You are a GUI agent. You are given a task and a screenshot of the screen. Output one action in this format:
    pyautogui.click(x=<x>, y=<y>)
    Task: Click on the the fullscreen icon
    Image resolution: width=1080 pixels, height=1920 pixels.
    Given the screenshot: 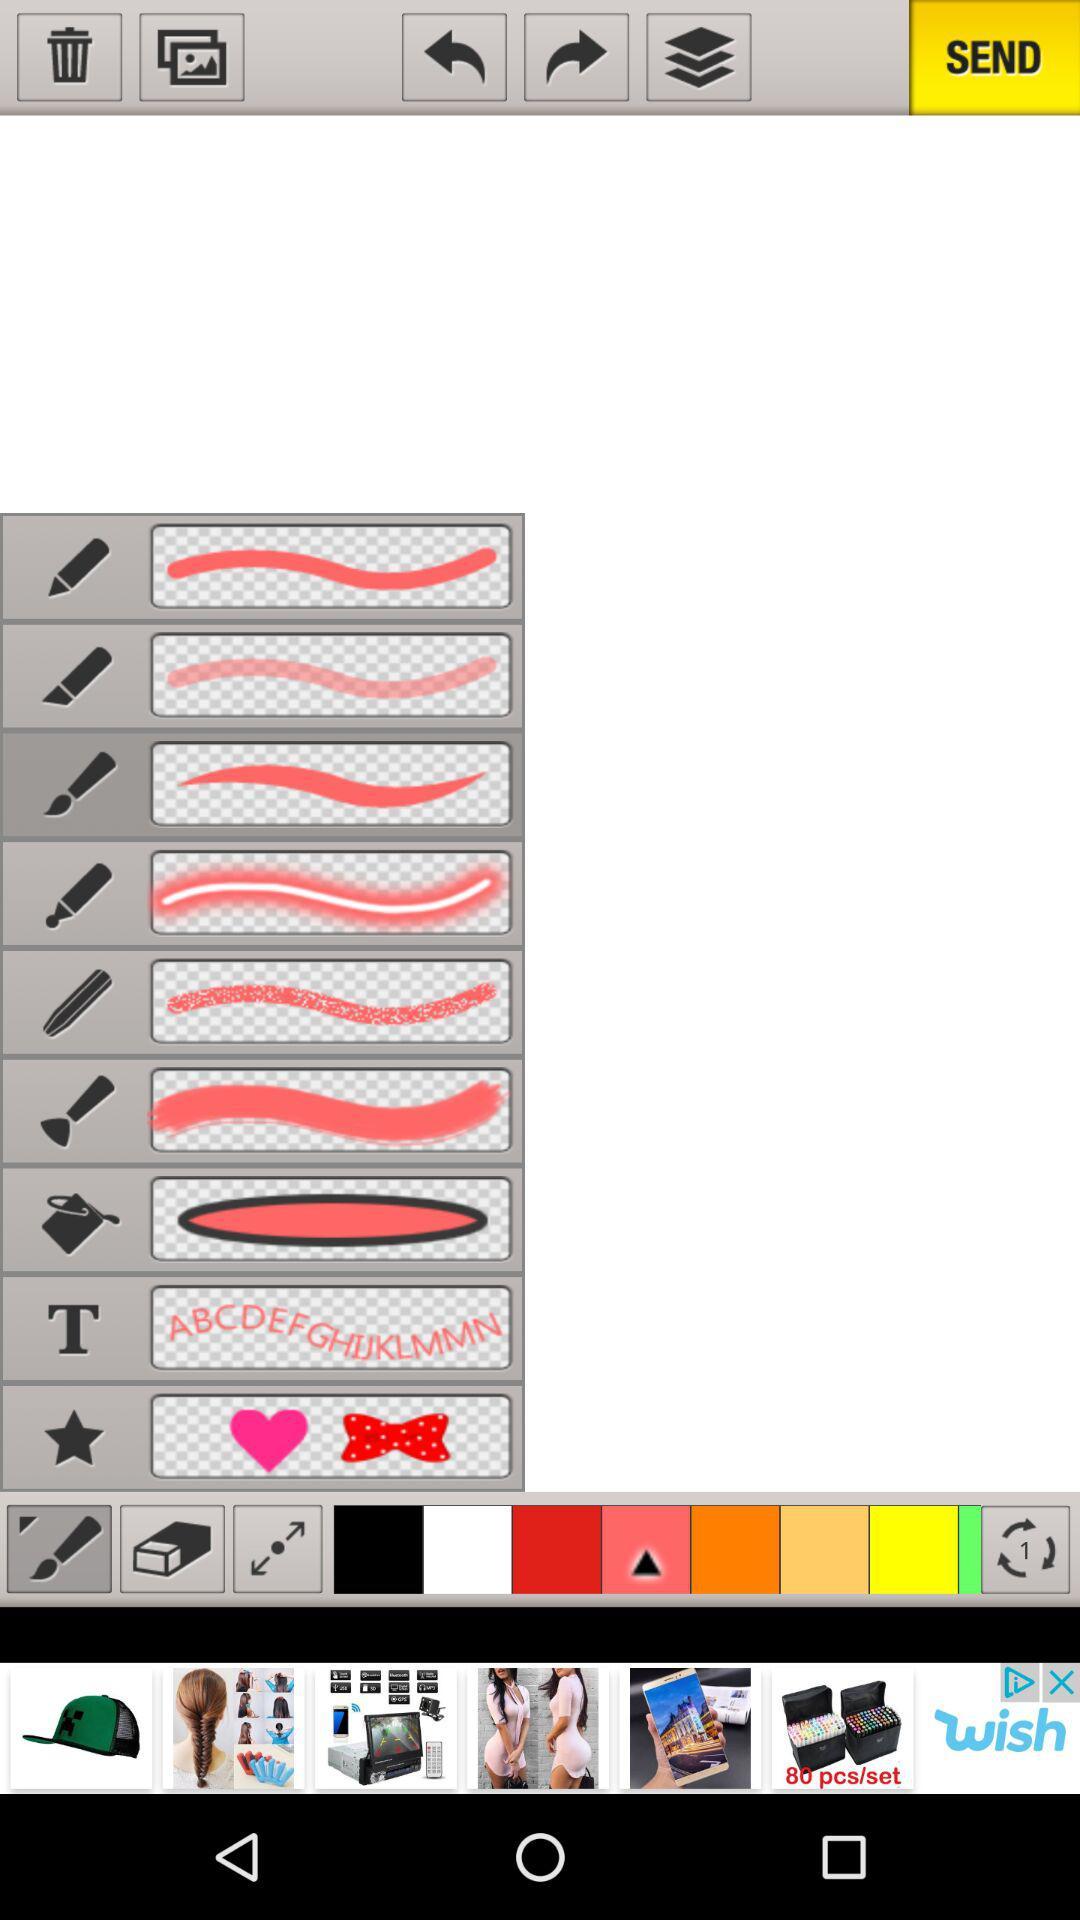 What is the action you would take?
    pyautogui.click(x=277, y=1548)
    